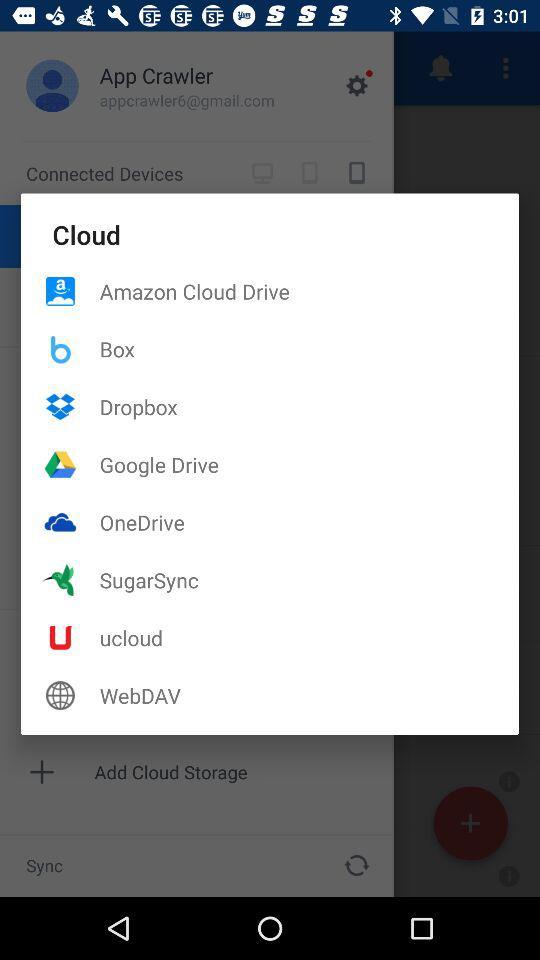 This screenshot has width=540, height=960. Describe the element at coordinates (309, 349) in the screenshot. I see `item below the amazon cloud drive` at that location.